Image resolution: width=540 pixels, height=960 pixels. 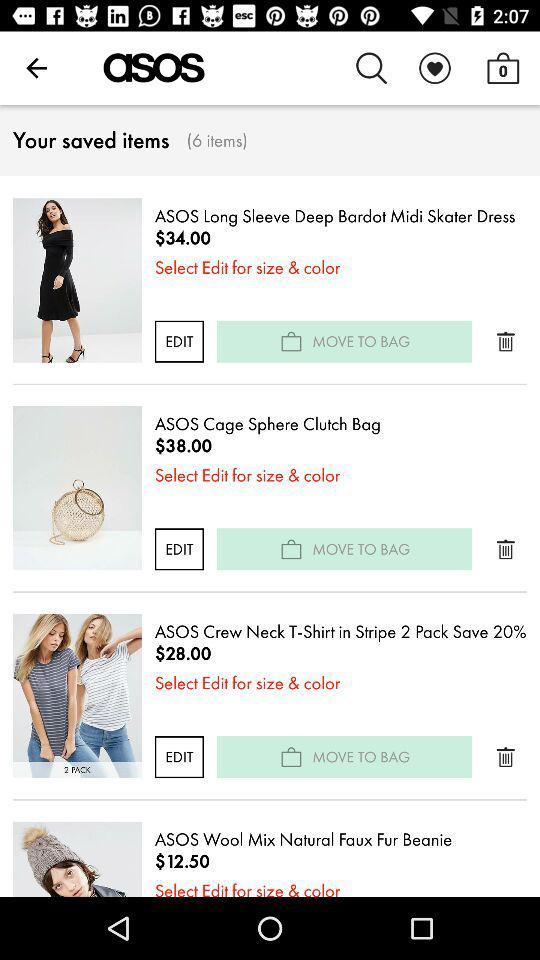 What do you see at coordinates (504, 341) in the screenshot?
I see `first delete button which is on the right side of the page` at bounding box center [504, 341].